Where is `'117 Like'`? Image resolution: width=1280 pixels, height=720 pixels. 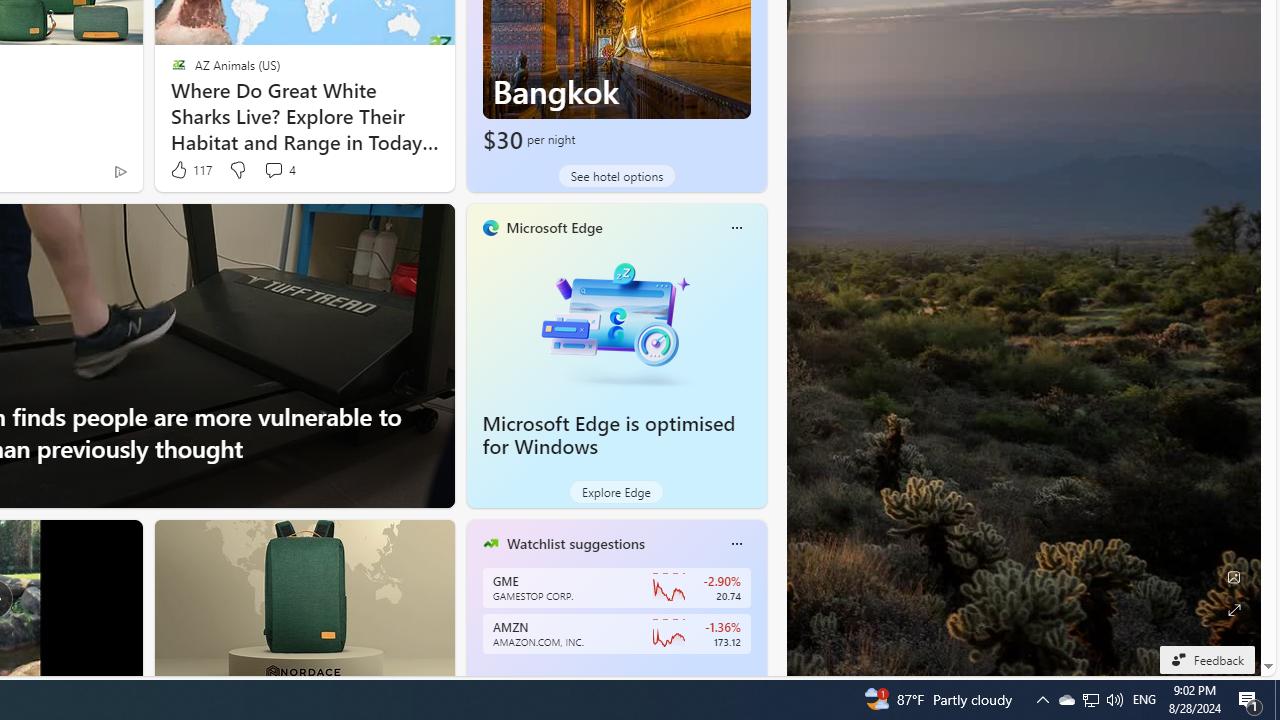 '117 Like' is located at coordinates (190, 169).